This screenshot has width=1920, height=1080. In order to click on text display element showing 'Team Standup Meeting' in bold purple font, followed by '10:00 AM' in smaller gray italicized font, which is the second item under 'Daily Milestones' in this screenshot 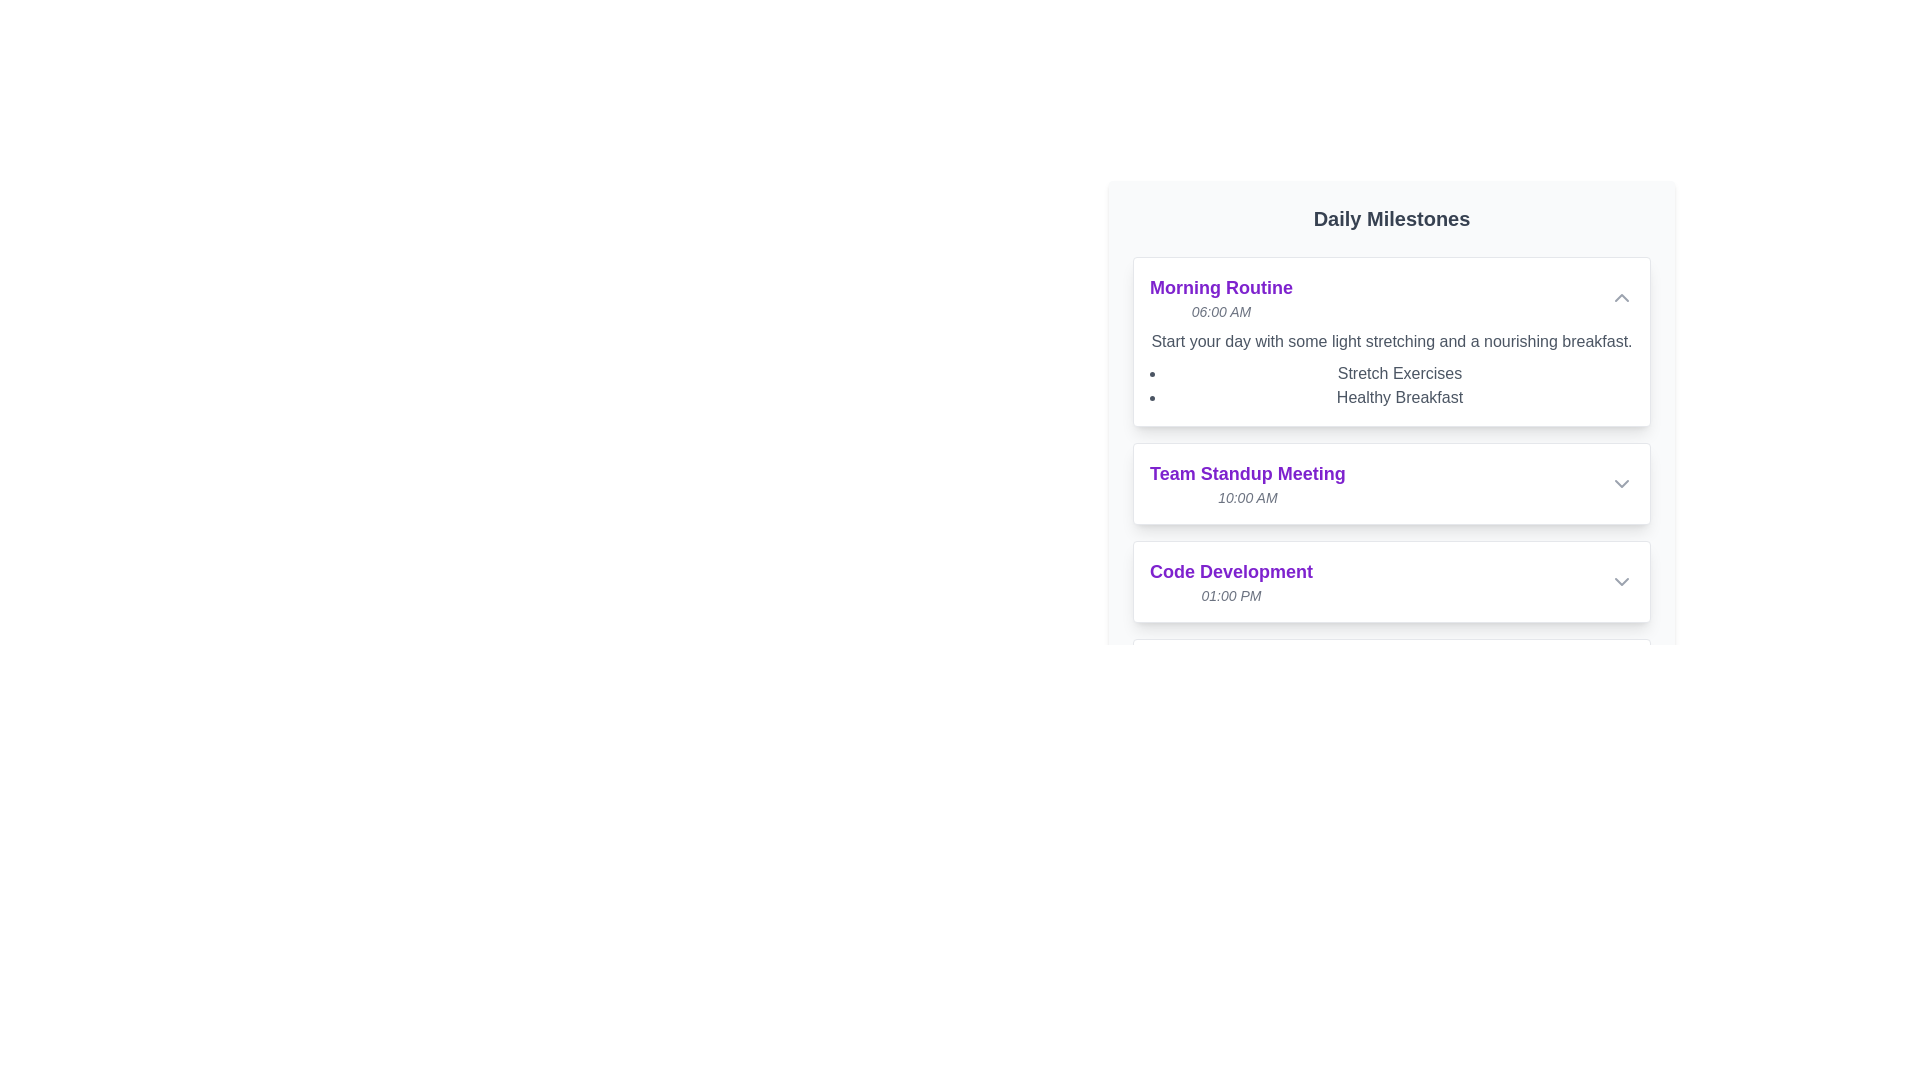, I will do `click(1246, 483)`.